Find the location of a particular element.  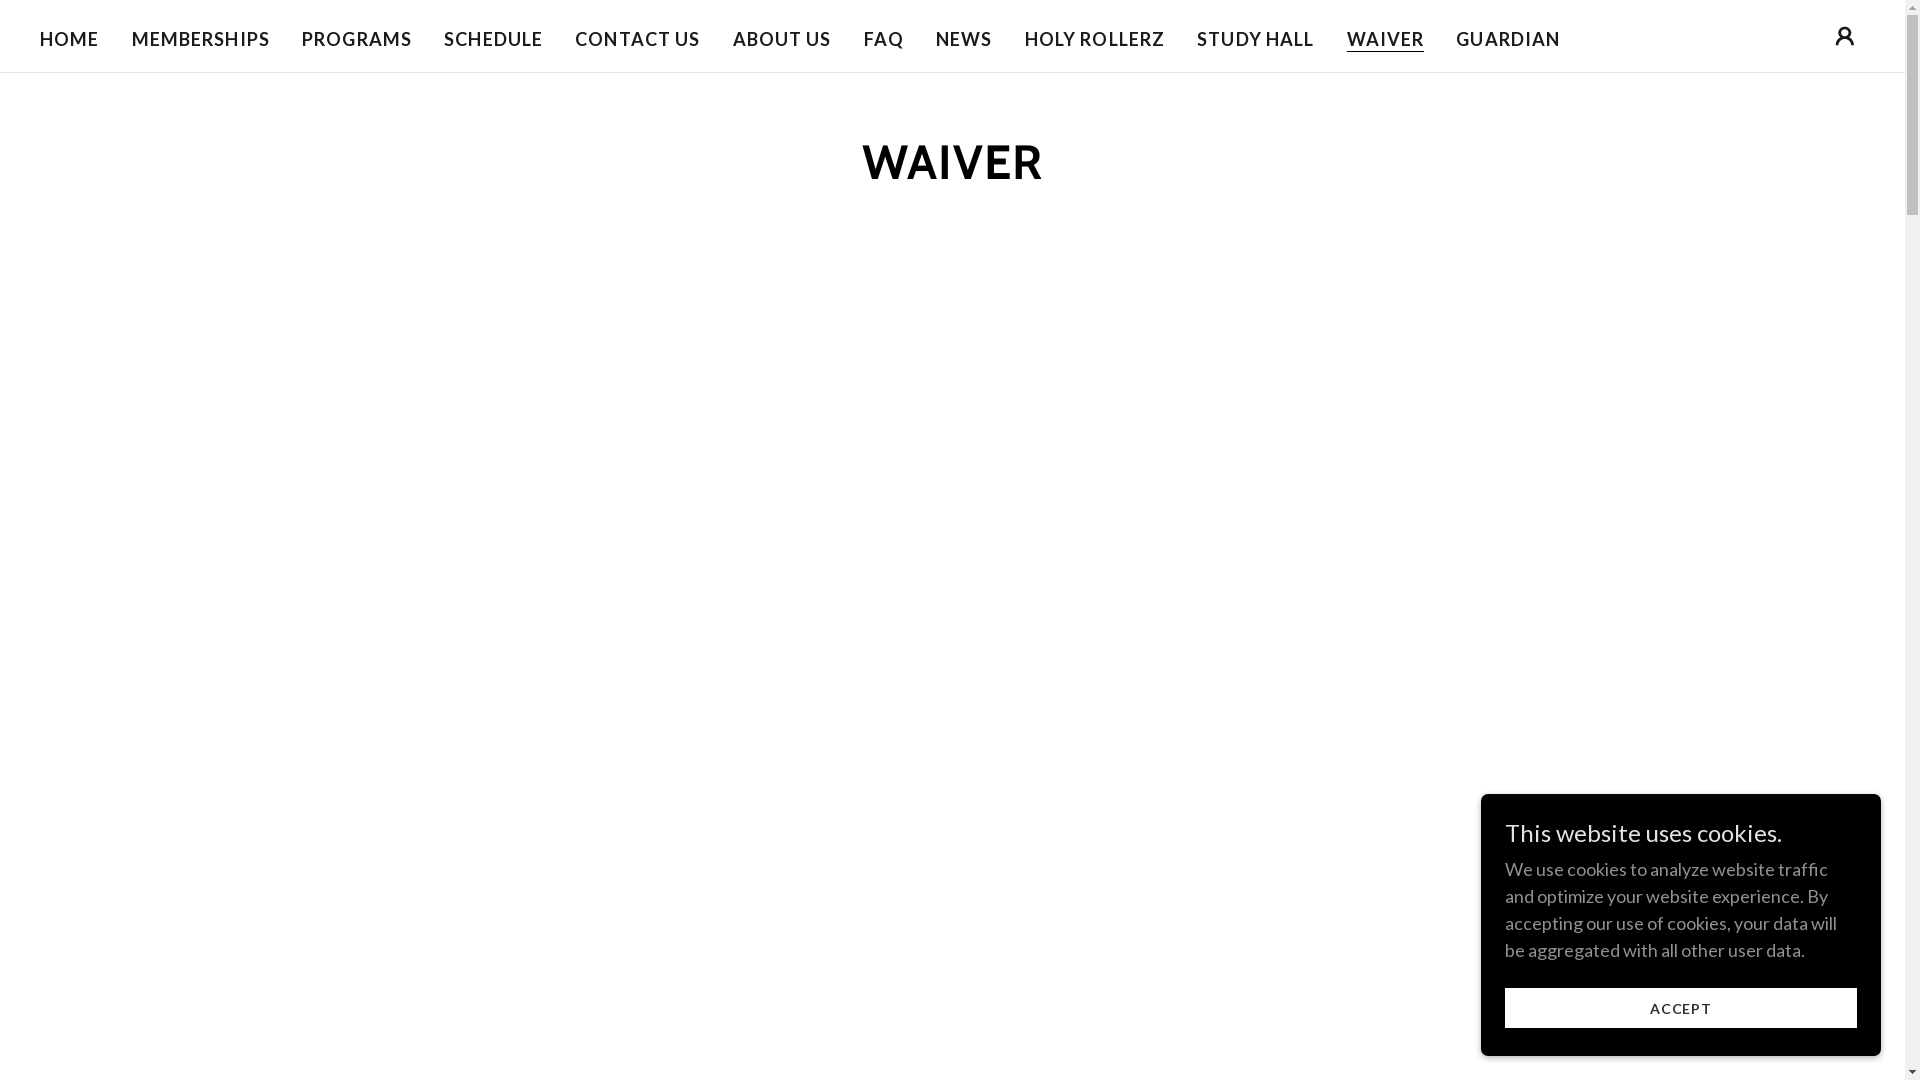

'PROGRAMS' is located at coordinates (295, 38).